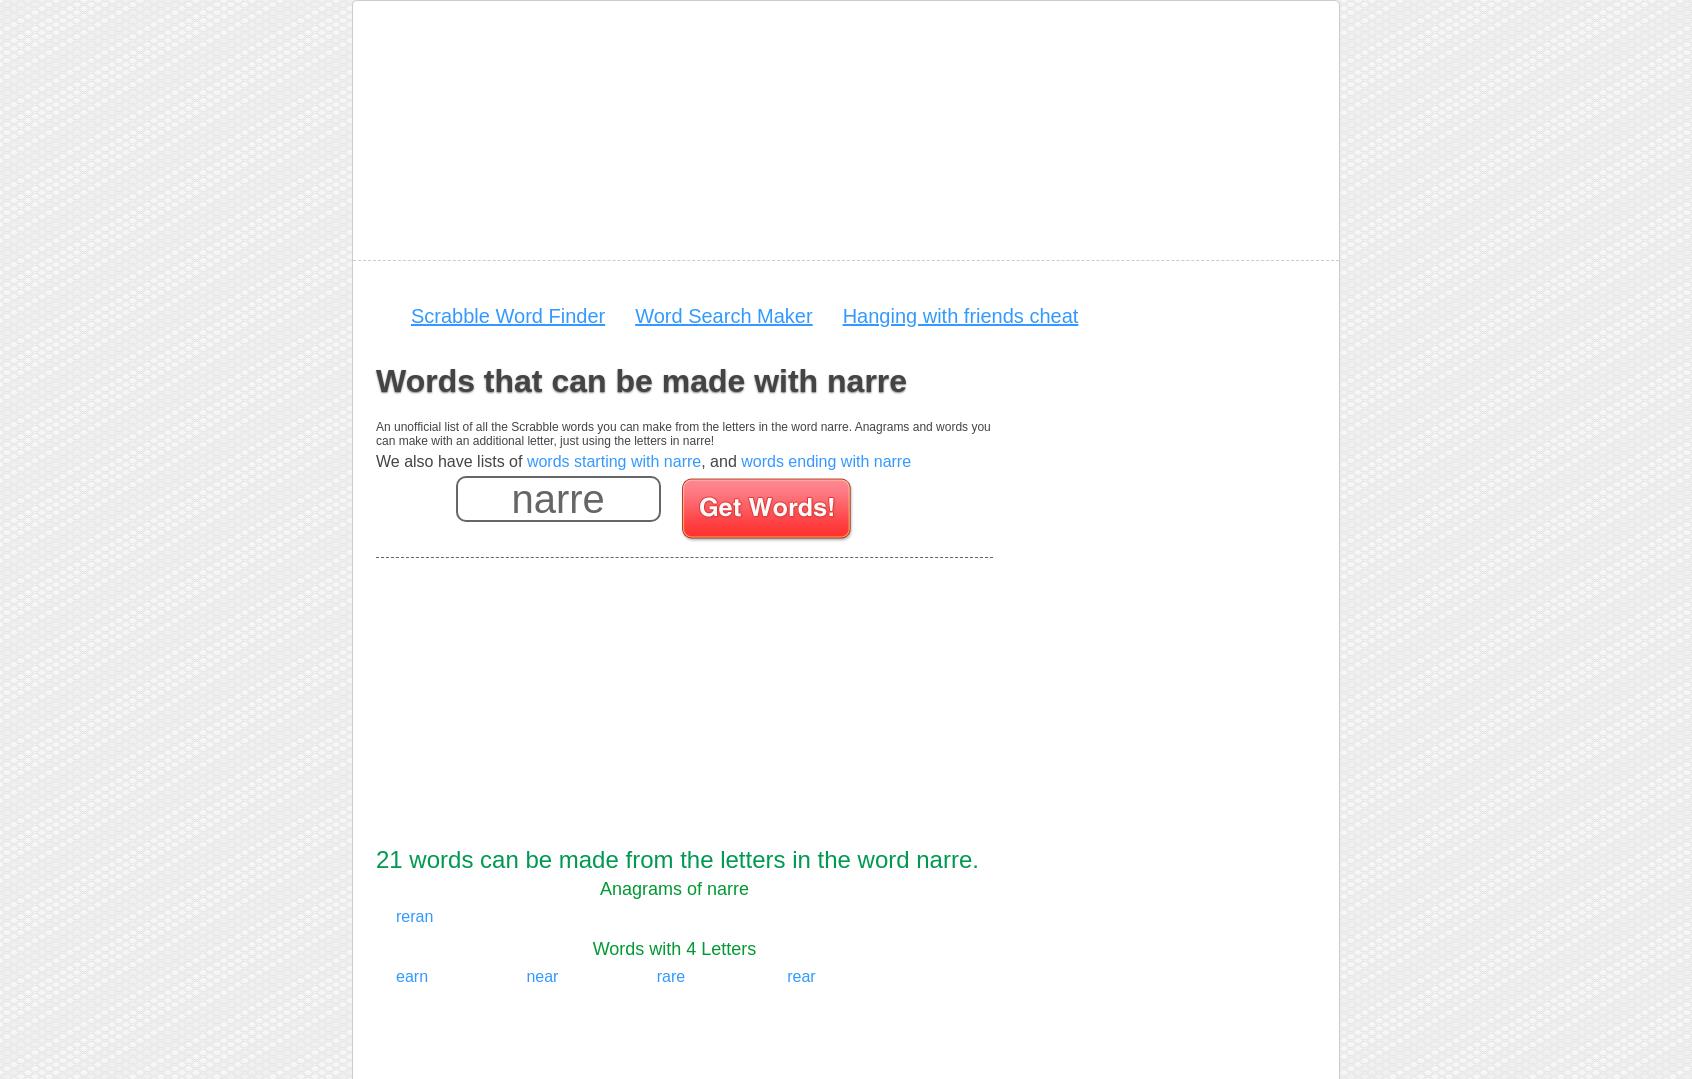 The width and height of the screenshot is (1692, 1079). What do you see at coordinates (591, 948) in the screenshot?
I see `'Words with 4 Letters'` at bounding box center [591, 948].